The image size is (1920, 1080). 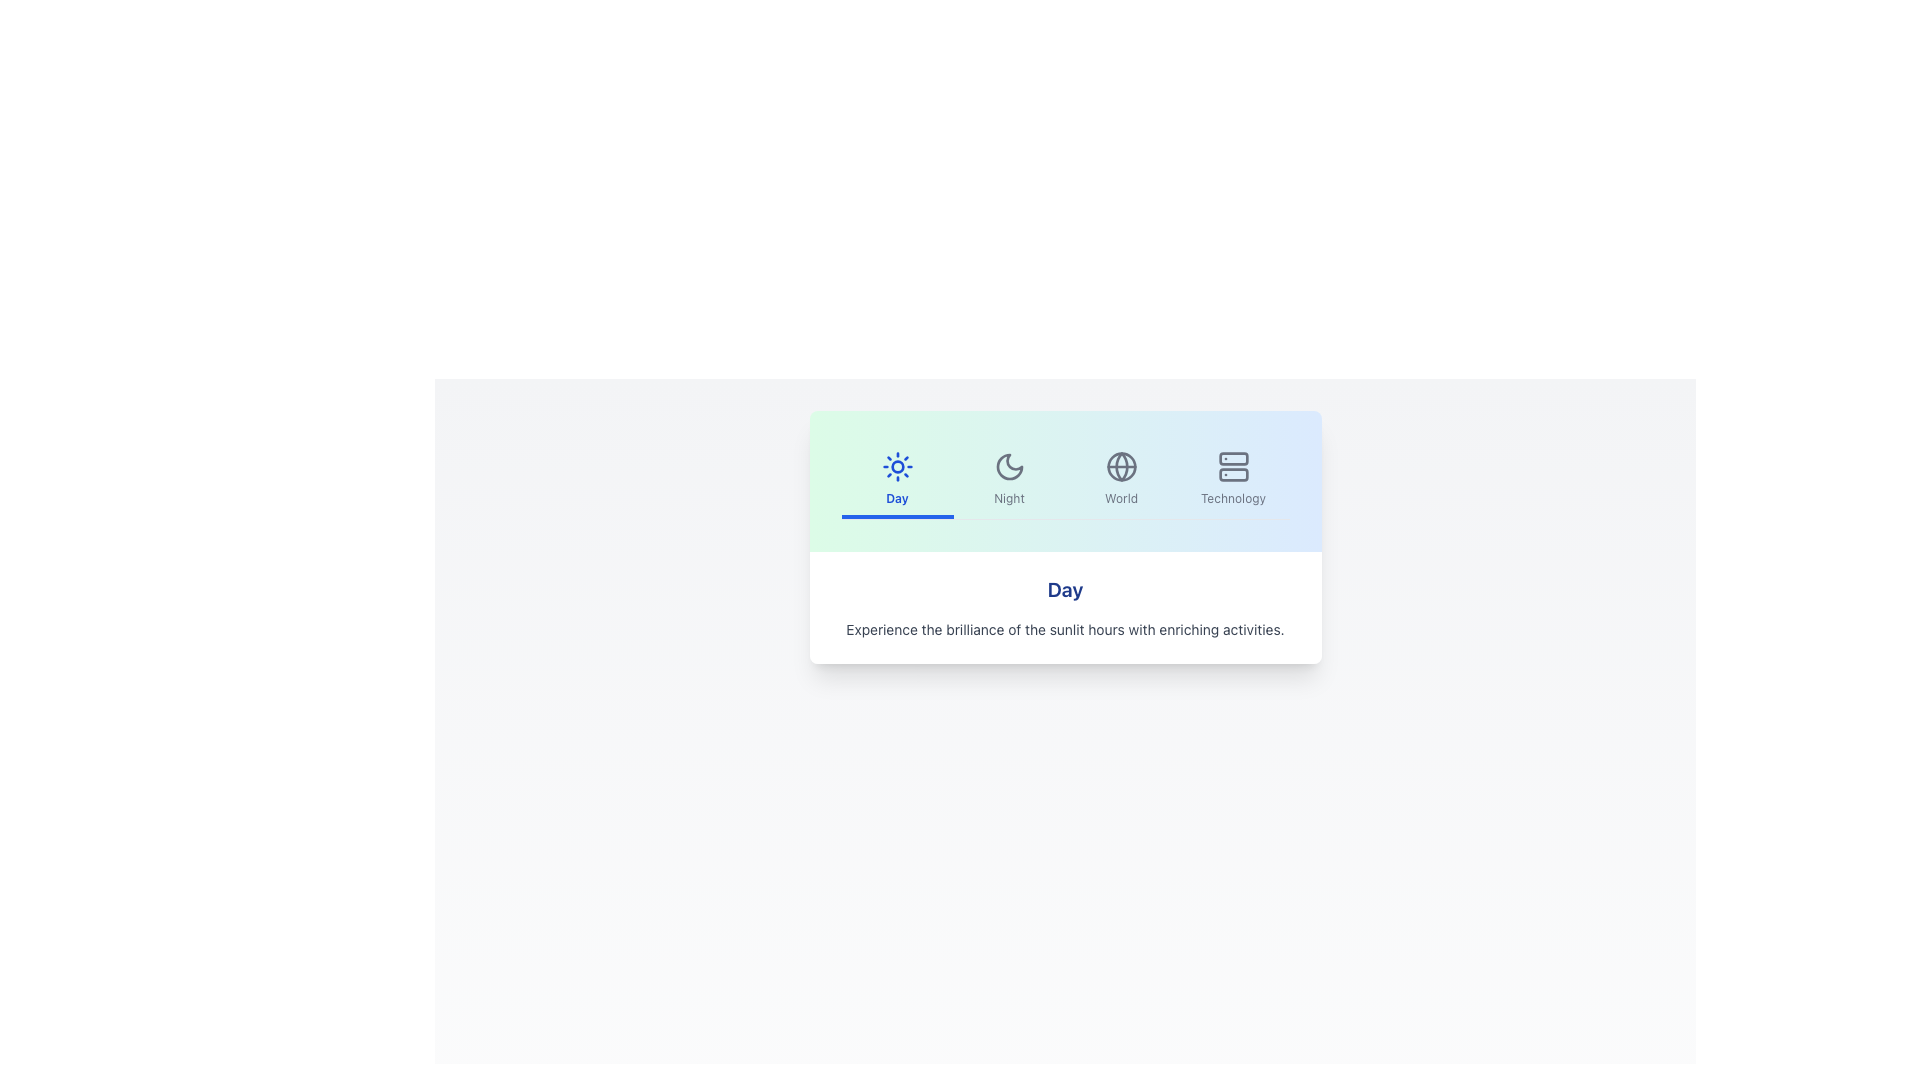 I want to click on the 'Night' tab item, which is a selectable tab with a crescent moon icon and gray label, positioned between the 'Day' and 'World' tabs, so click(x=1009, y=481).